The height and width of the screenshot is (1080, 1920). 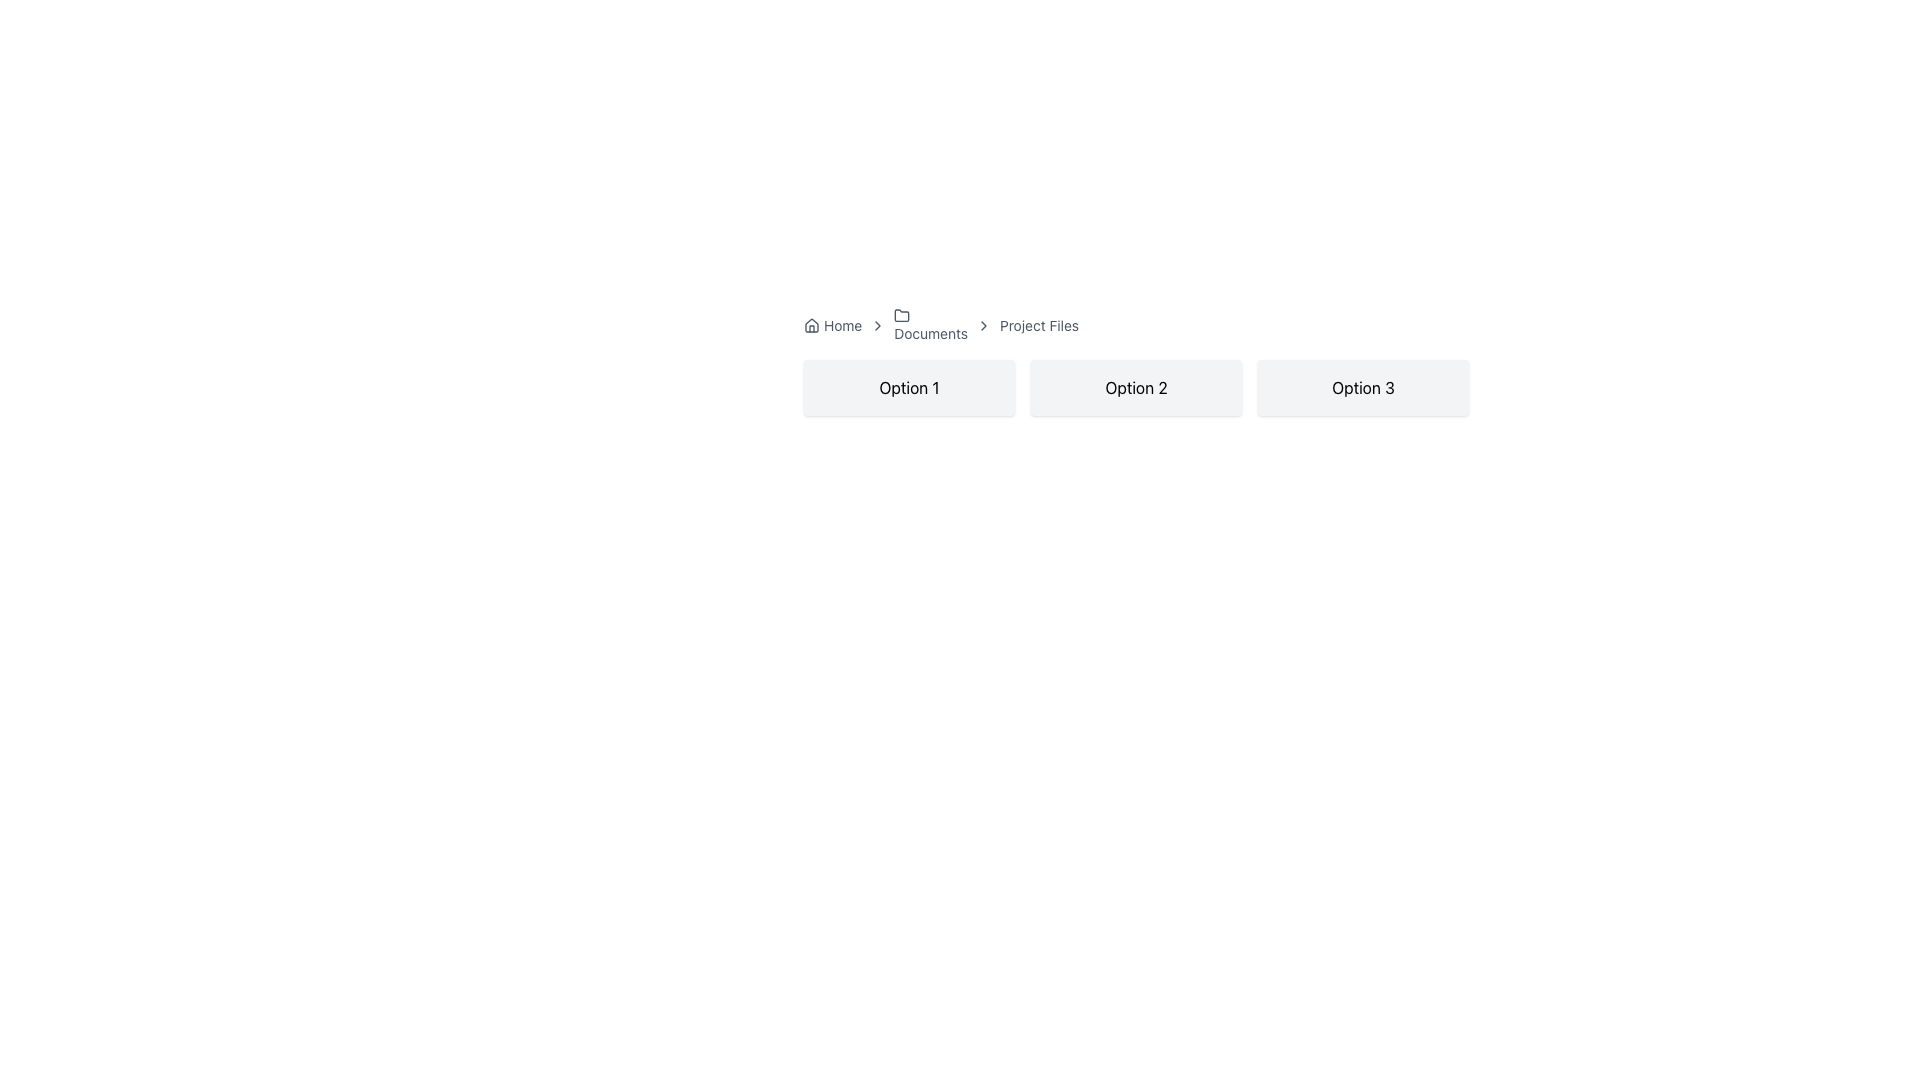 I want to click on the 'Home' icon located in the breadcrumb navigation bar, positioned on the far left, adjacent to 'Documents' and 'Project Files', so click(x=811, y=325).